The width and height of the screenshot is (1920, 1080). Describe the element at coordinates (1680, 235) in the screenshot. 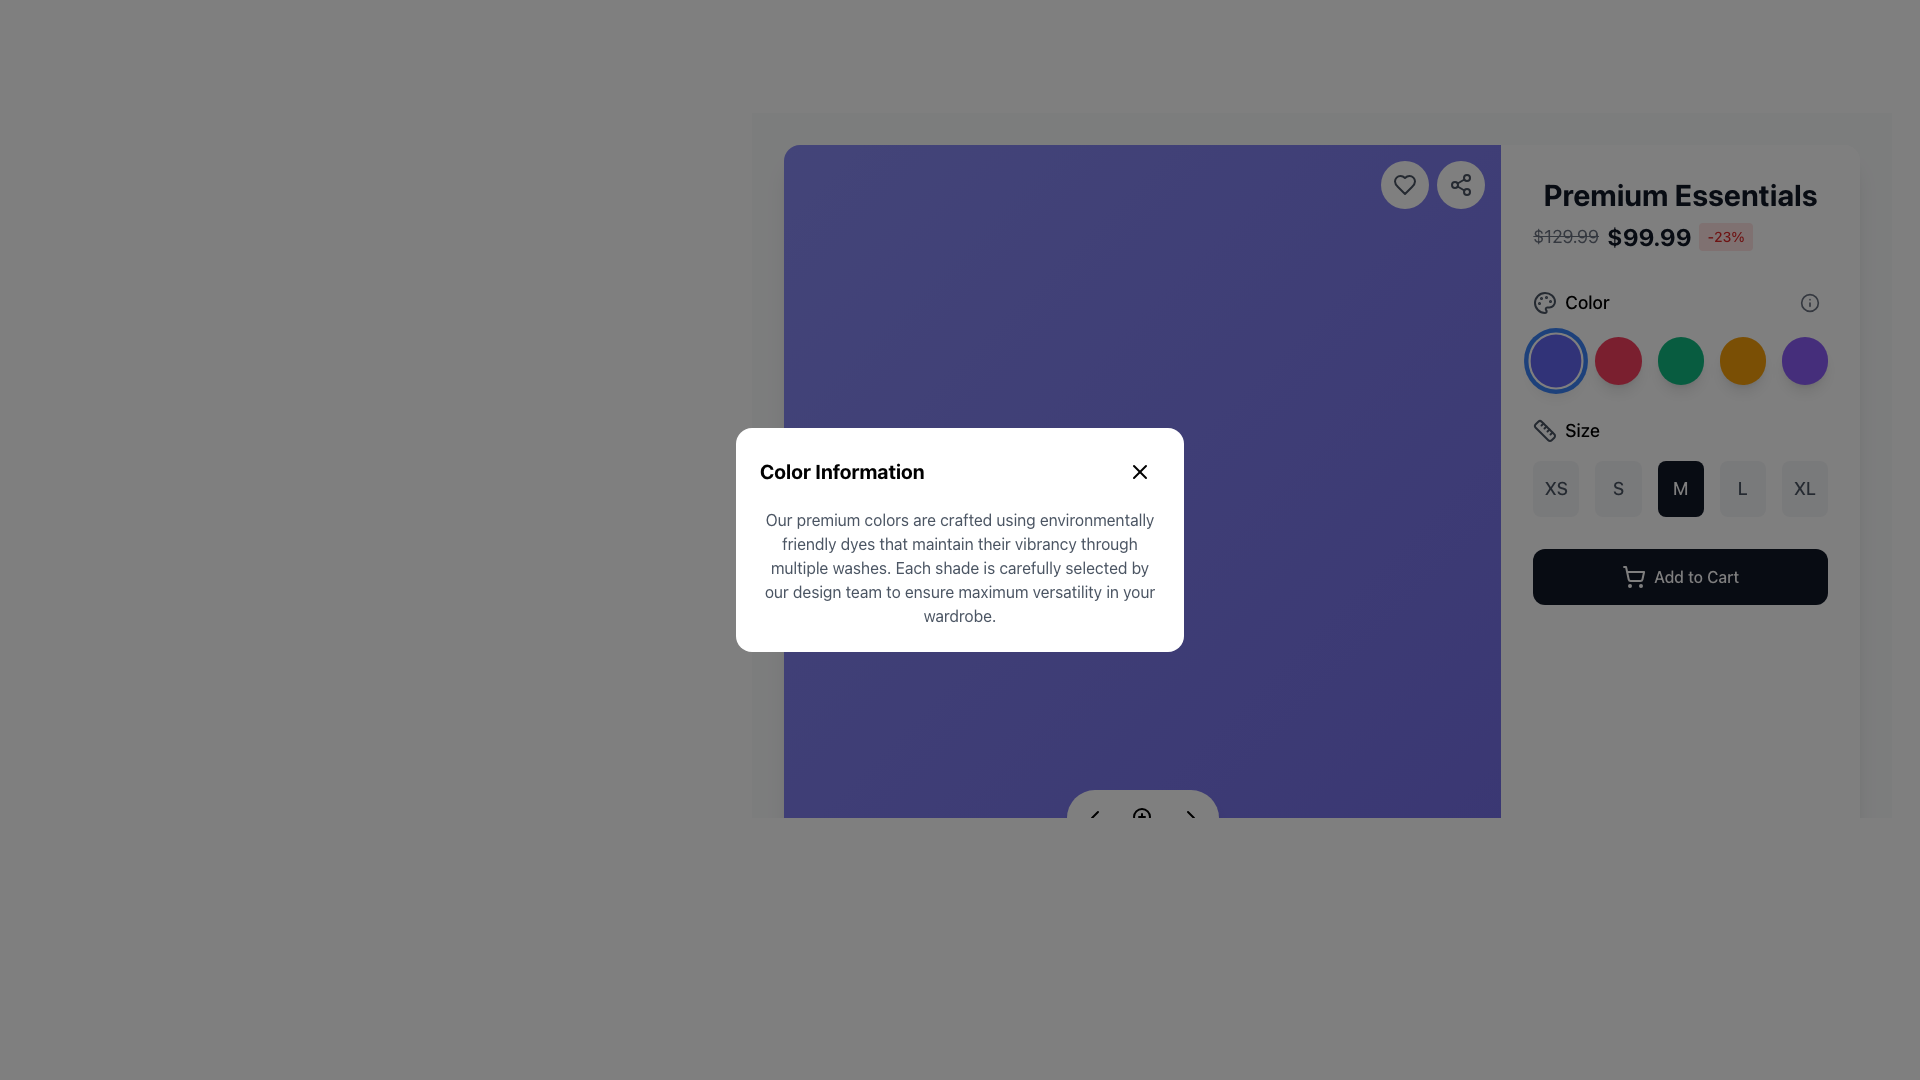

I see `the Composite text displaying pricing details located in the right pane under the title 'Premium Essentials', positioned below the product name and above the sections for color and size selection` at that location.